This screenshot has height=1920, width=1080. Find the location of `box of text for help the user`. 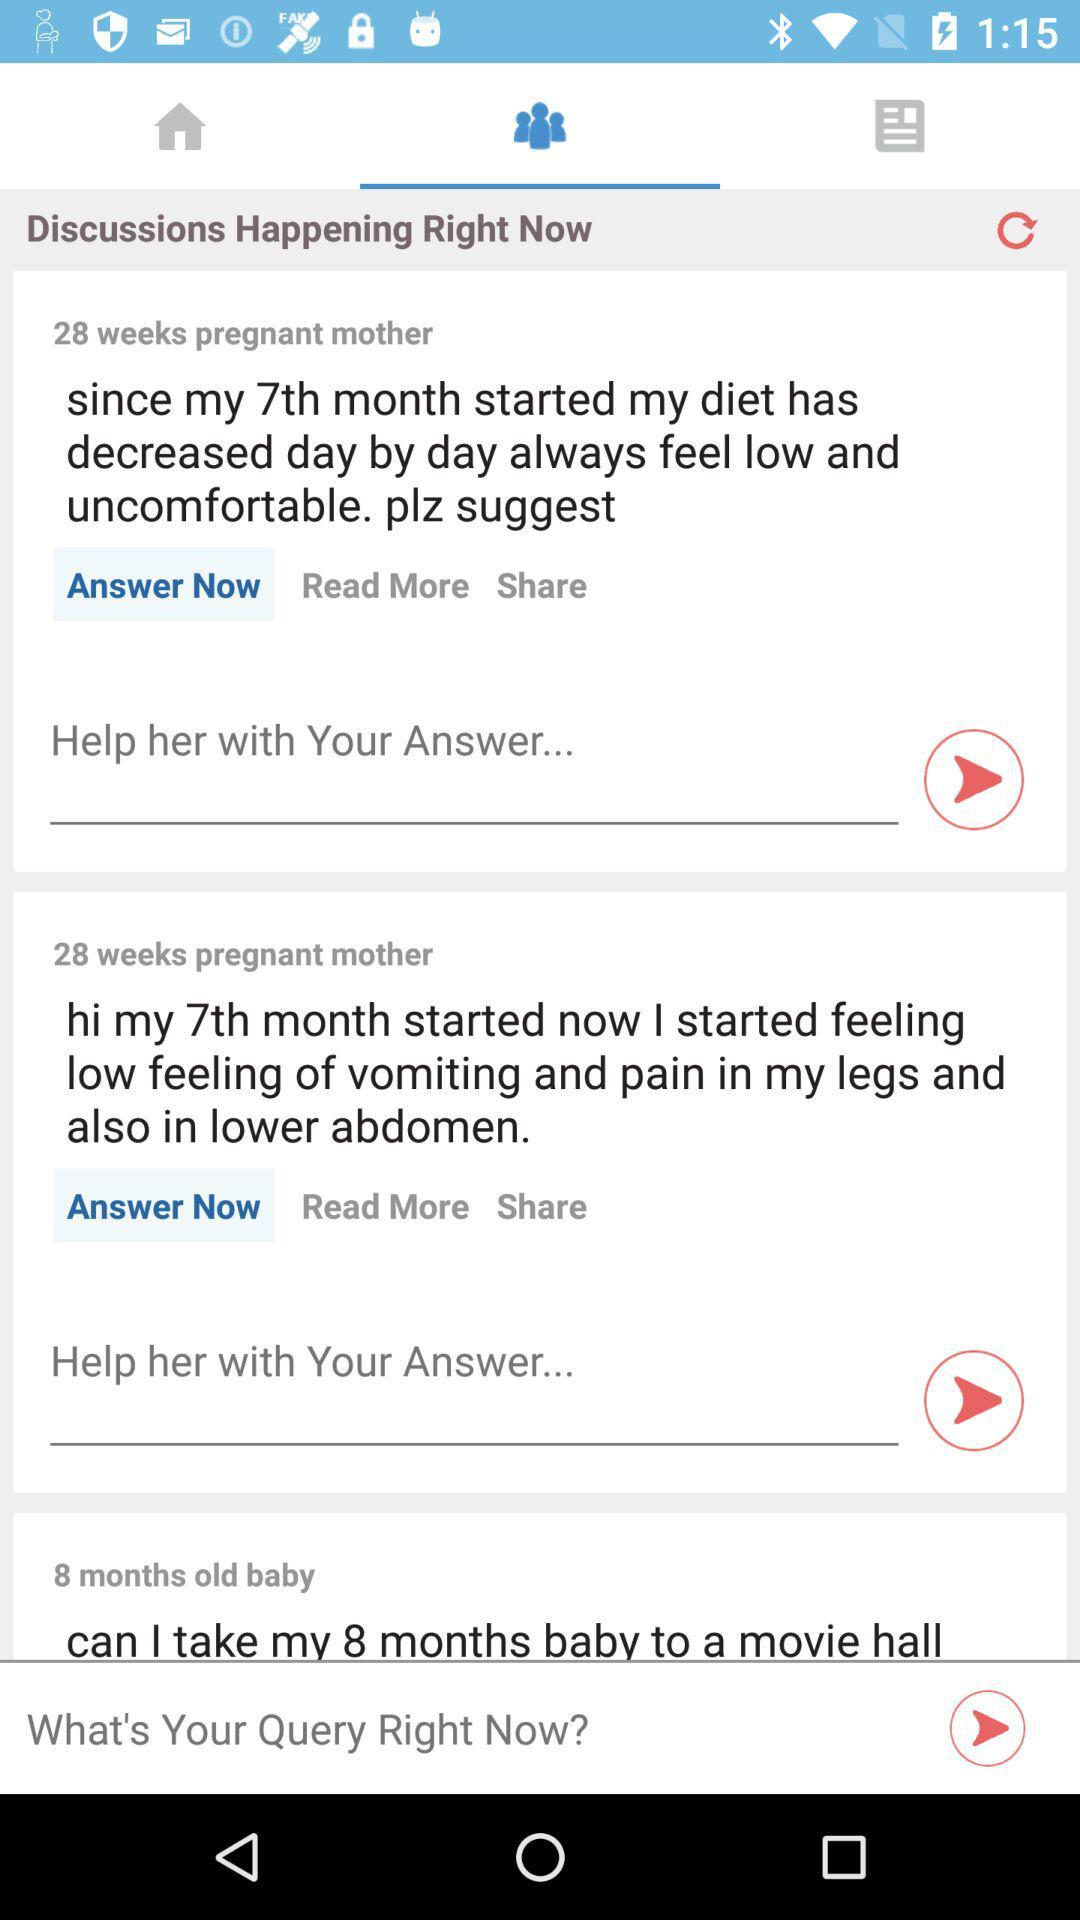

box of text for help the user is located at coordinates (474, 738).